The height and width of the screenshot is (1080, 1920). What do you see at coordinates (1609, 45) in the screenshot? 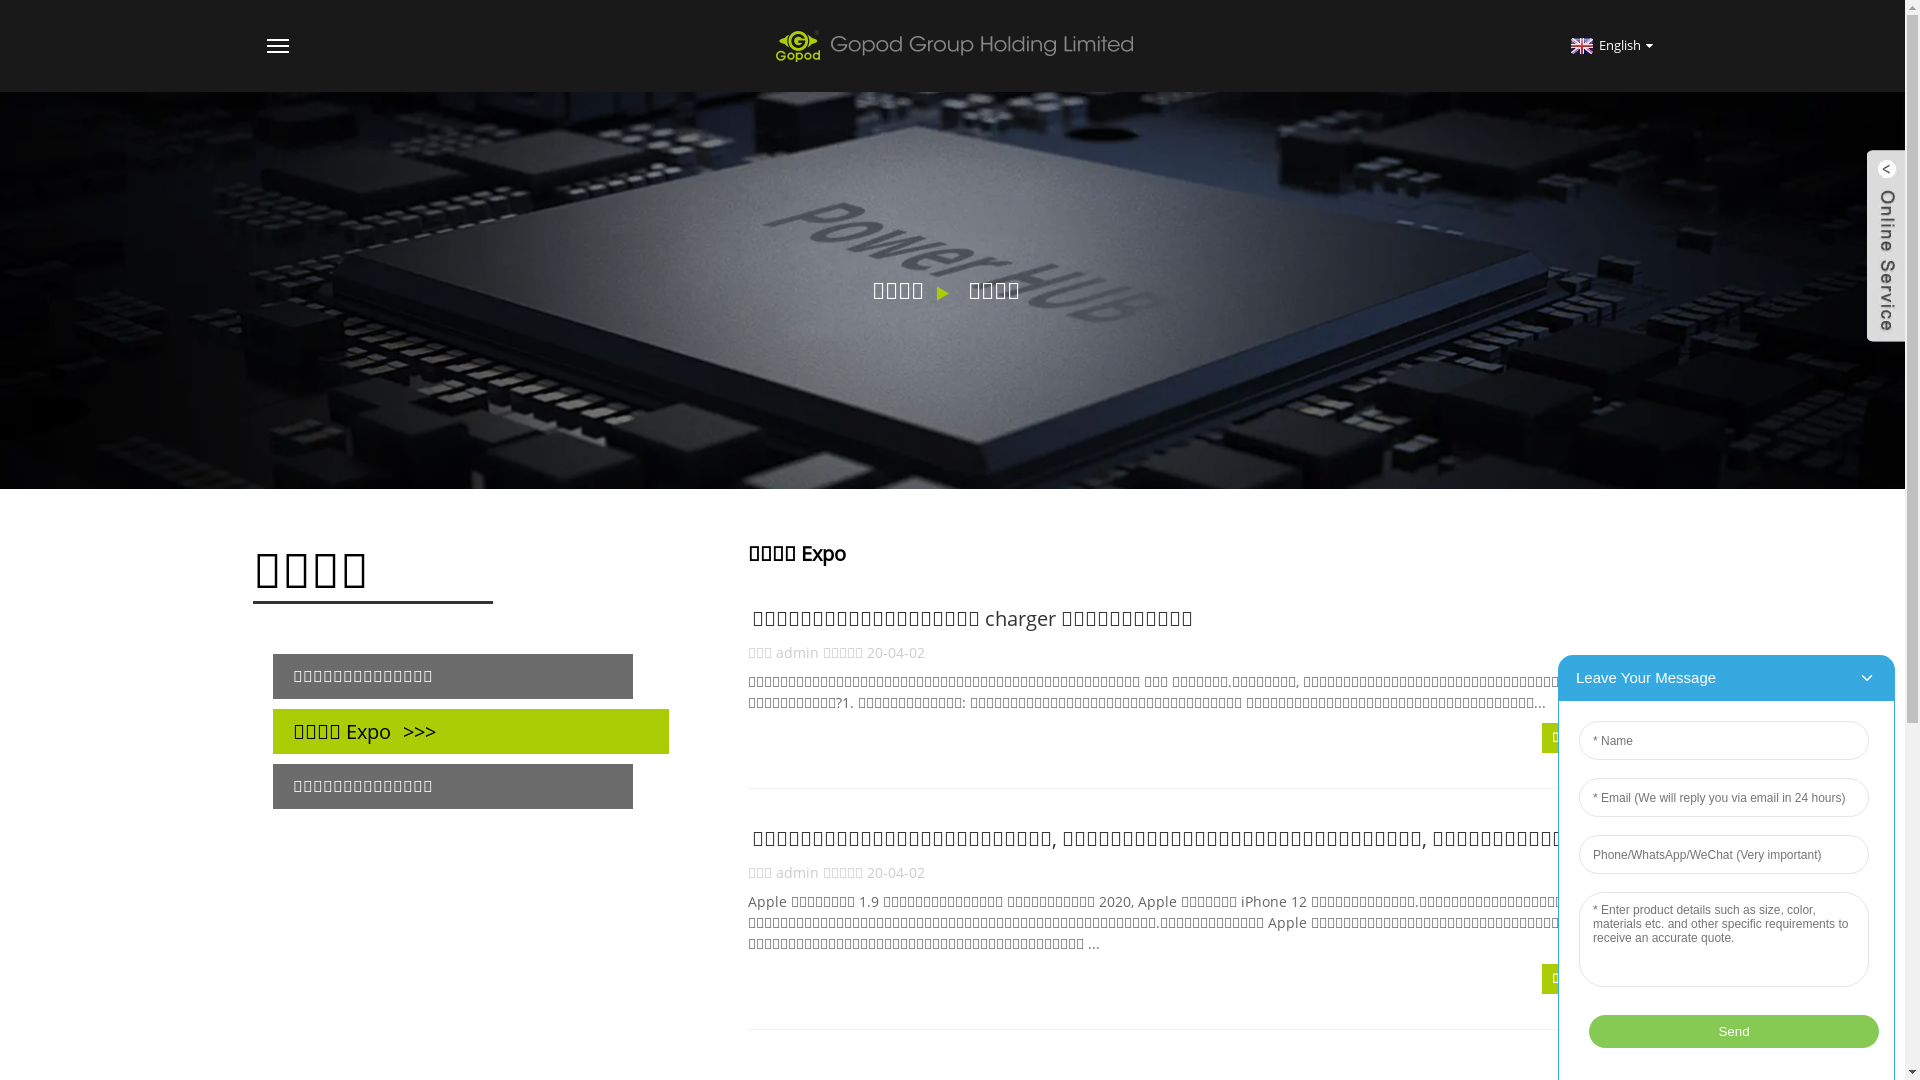
I see `'English'` at bounding box center [1609, 45].